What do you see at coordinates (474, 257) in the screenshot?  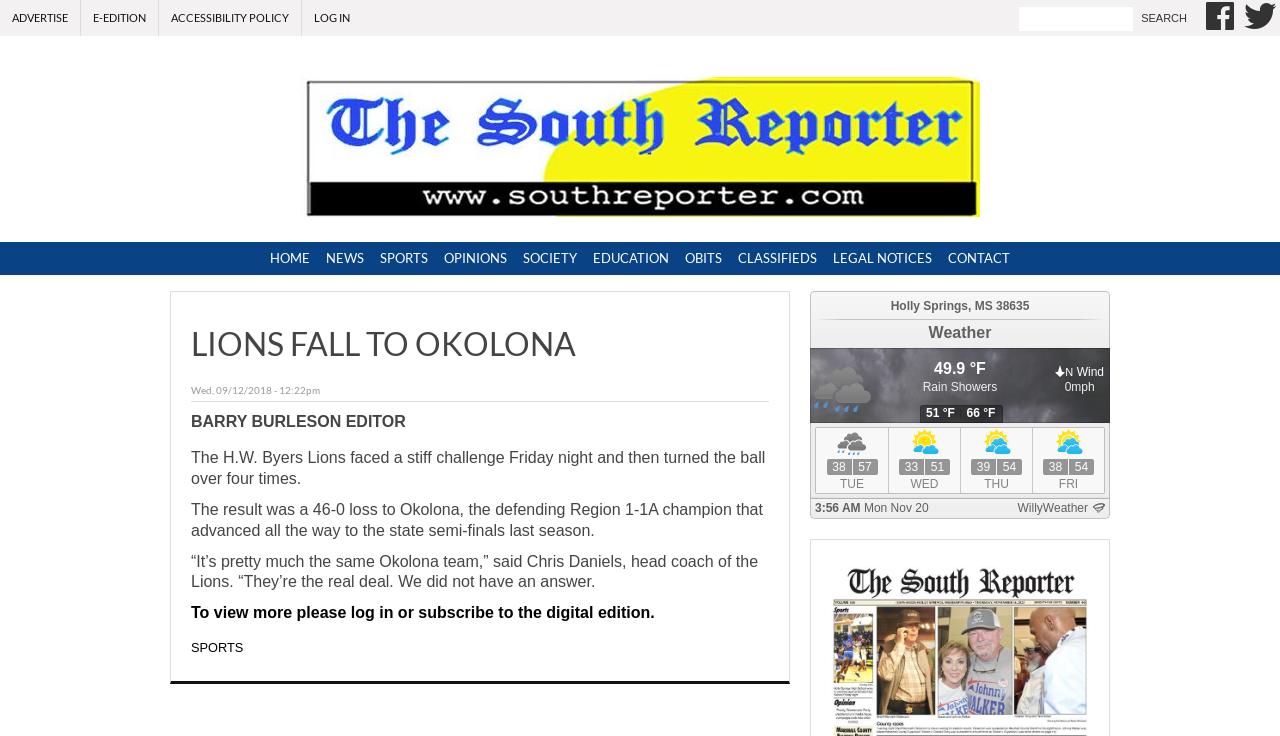 I see `'Opinions'` at bounding box center [474, 257].